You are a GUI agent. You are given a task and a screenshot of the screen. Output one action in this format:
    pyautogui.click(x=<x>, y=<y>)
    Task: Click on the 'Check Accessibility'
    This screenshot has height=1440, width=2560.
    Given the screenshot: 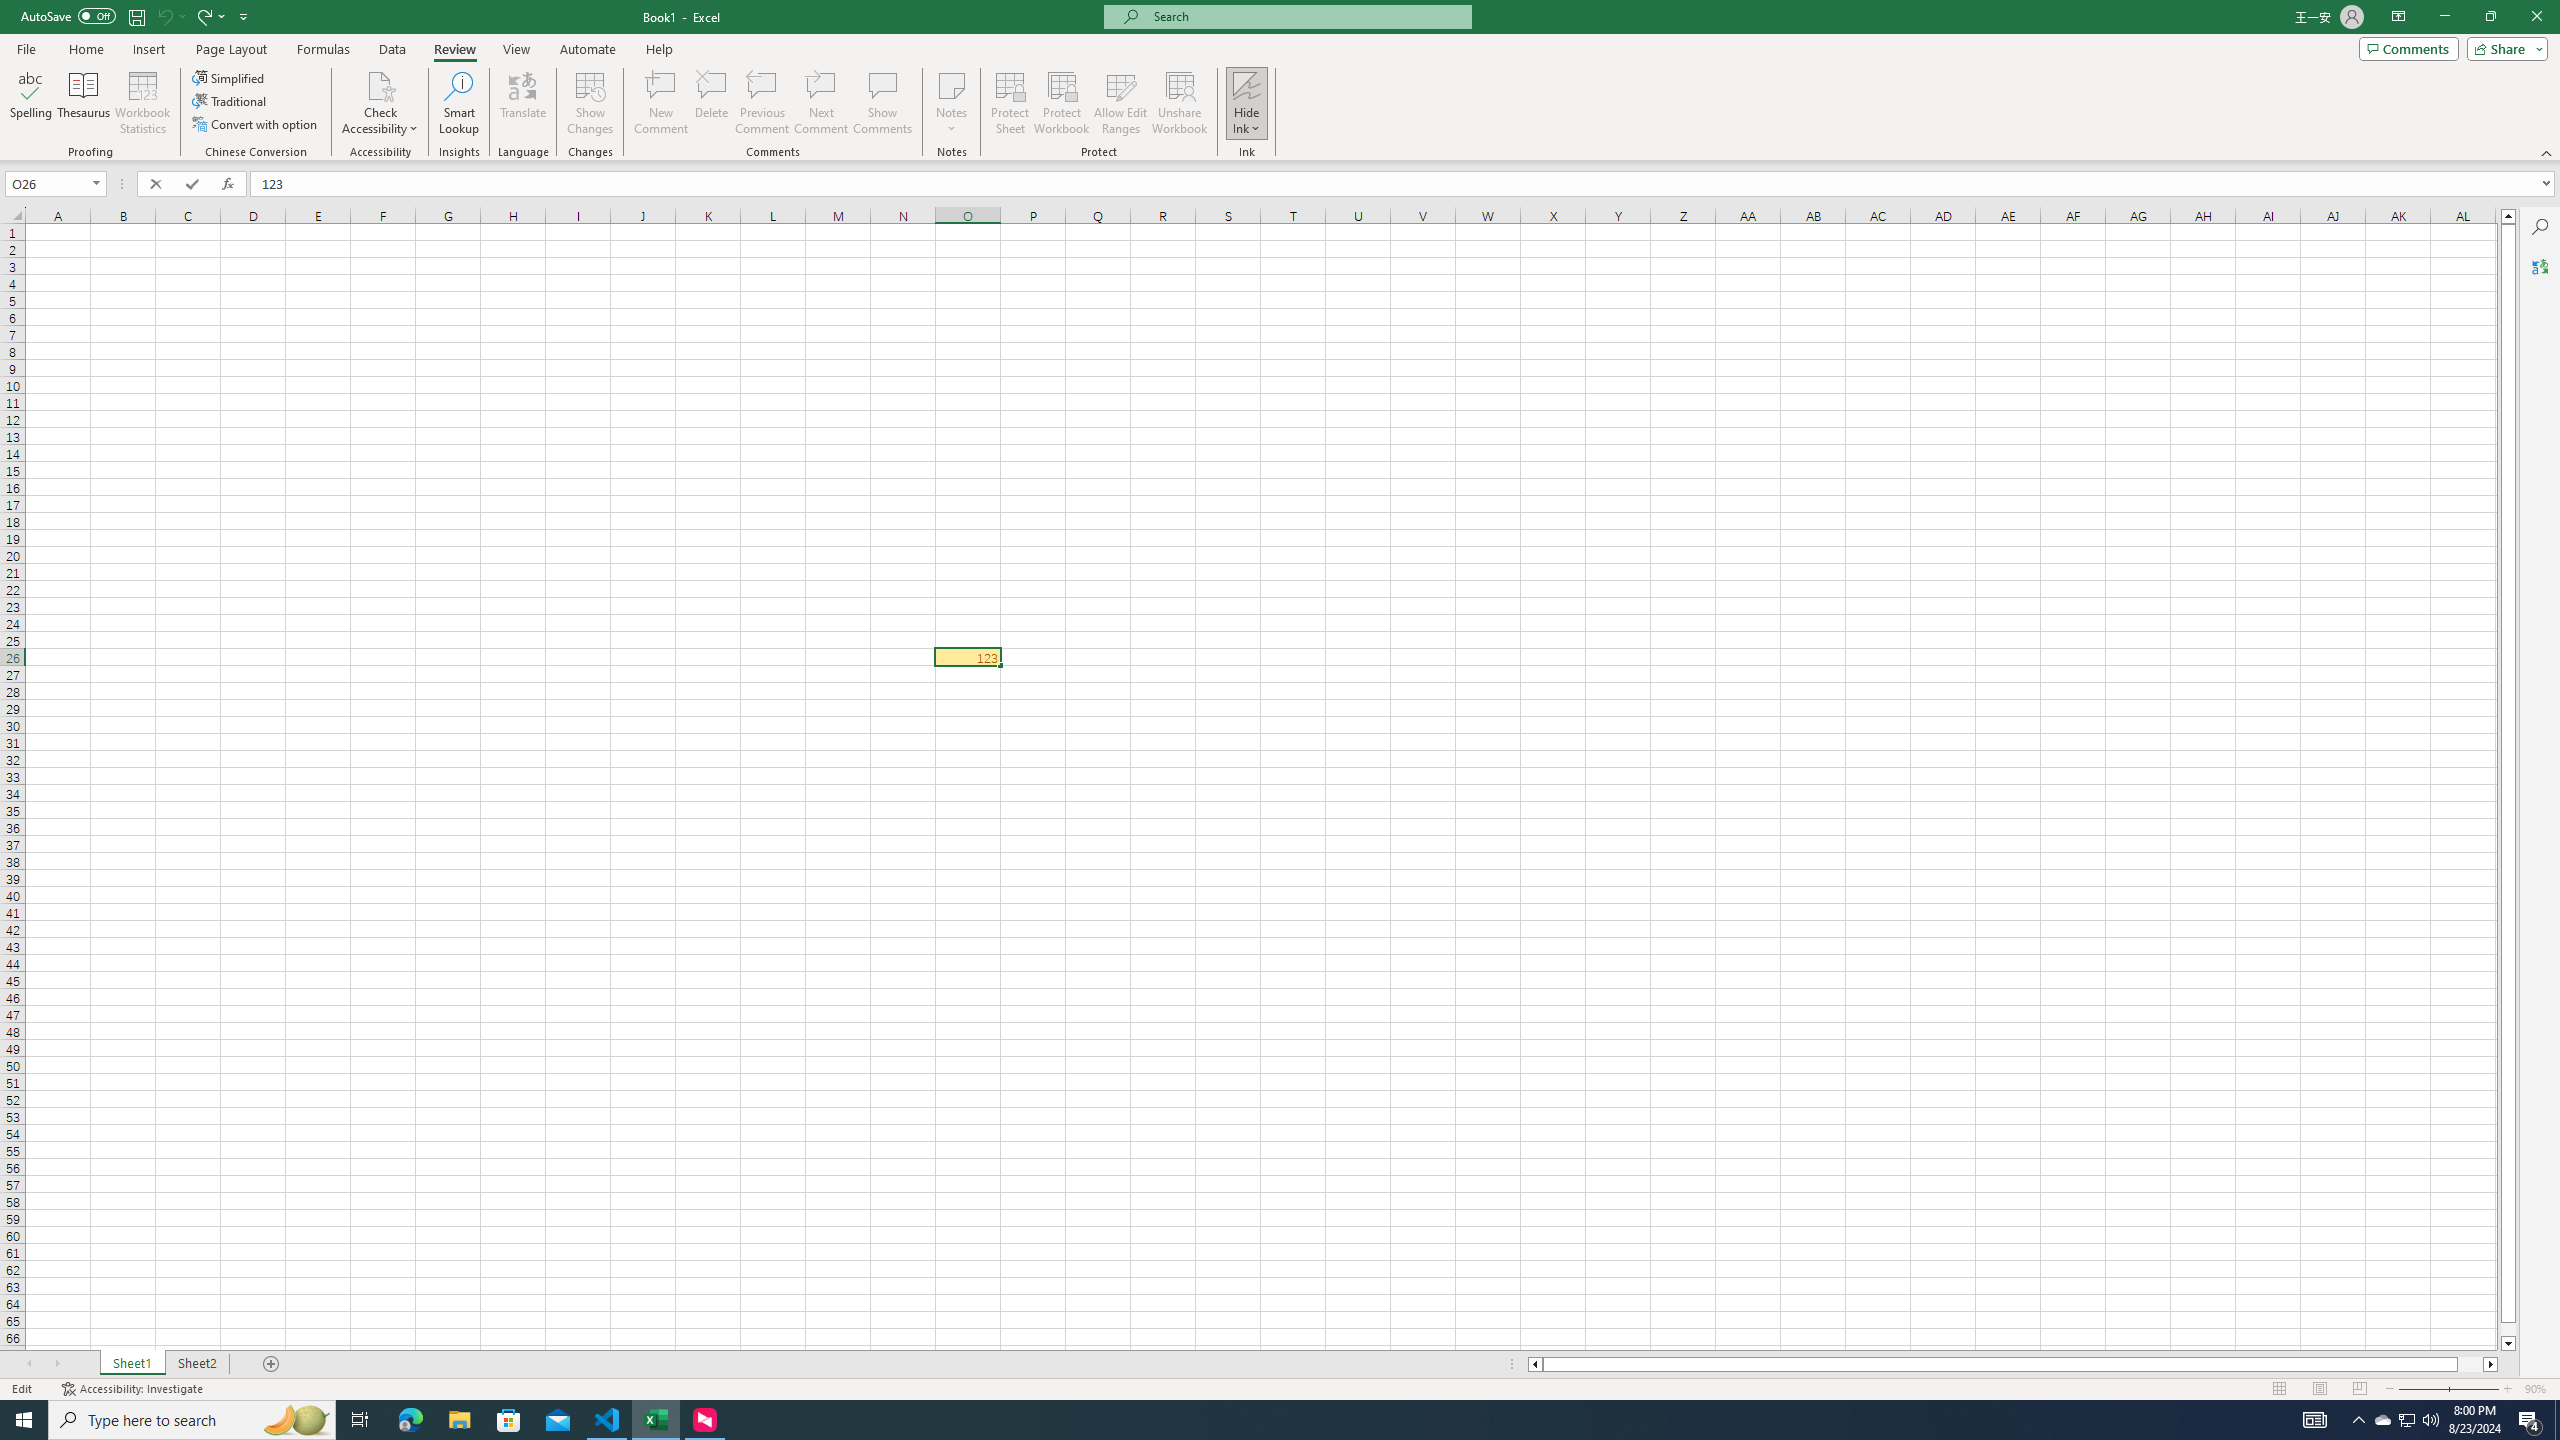 What is the action you would take?
    pyautogui.click(x=379, y=103)
    